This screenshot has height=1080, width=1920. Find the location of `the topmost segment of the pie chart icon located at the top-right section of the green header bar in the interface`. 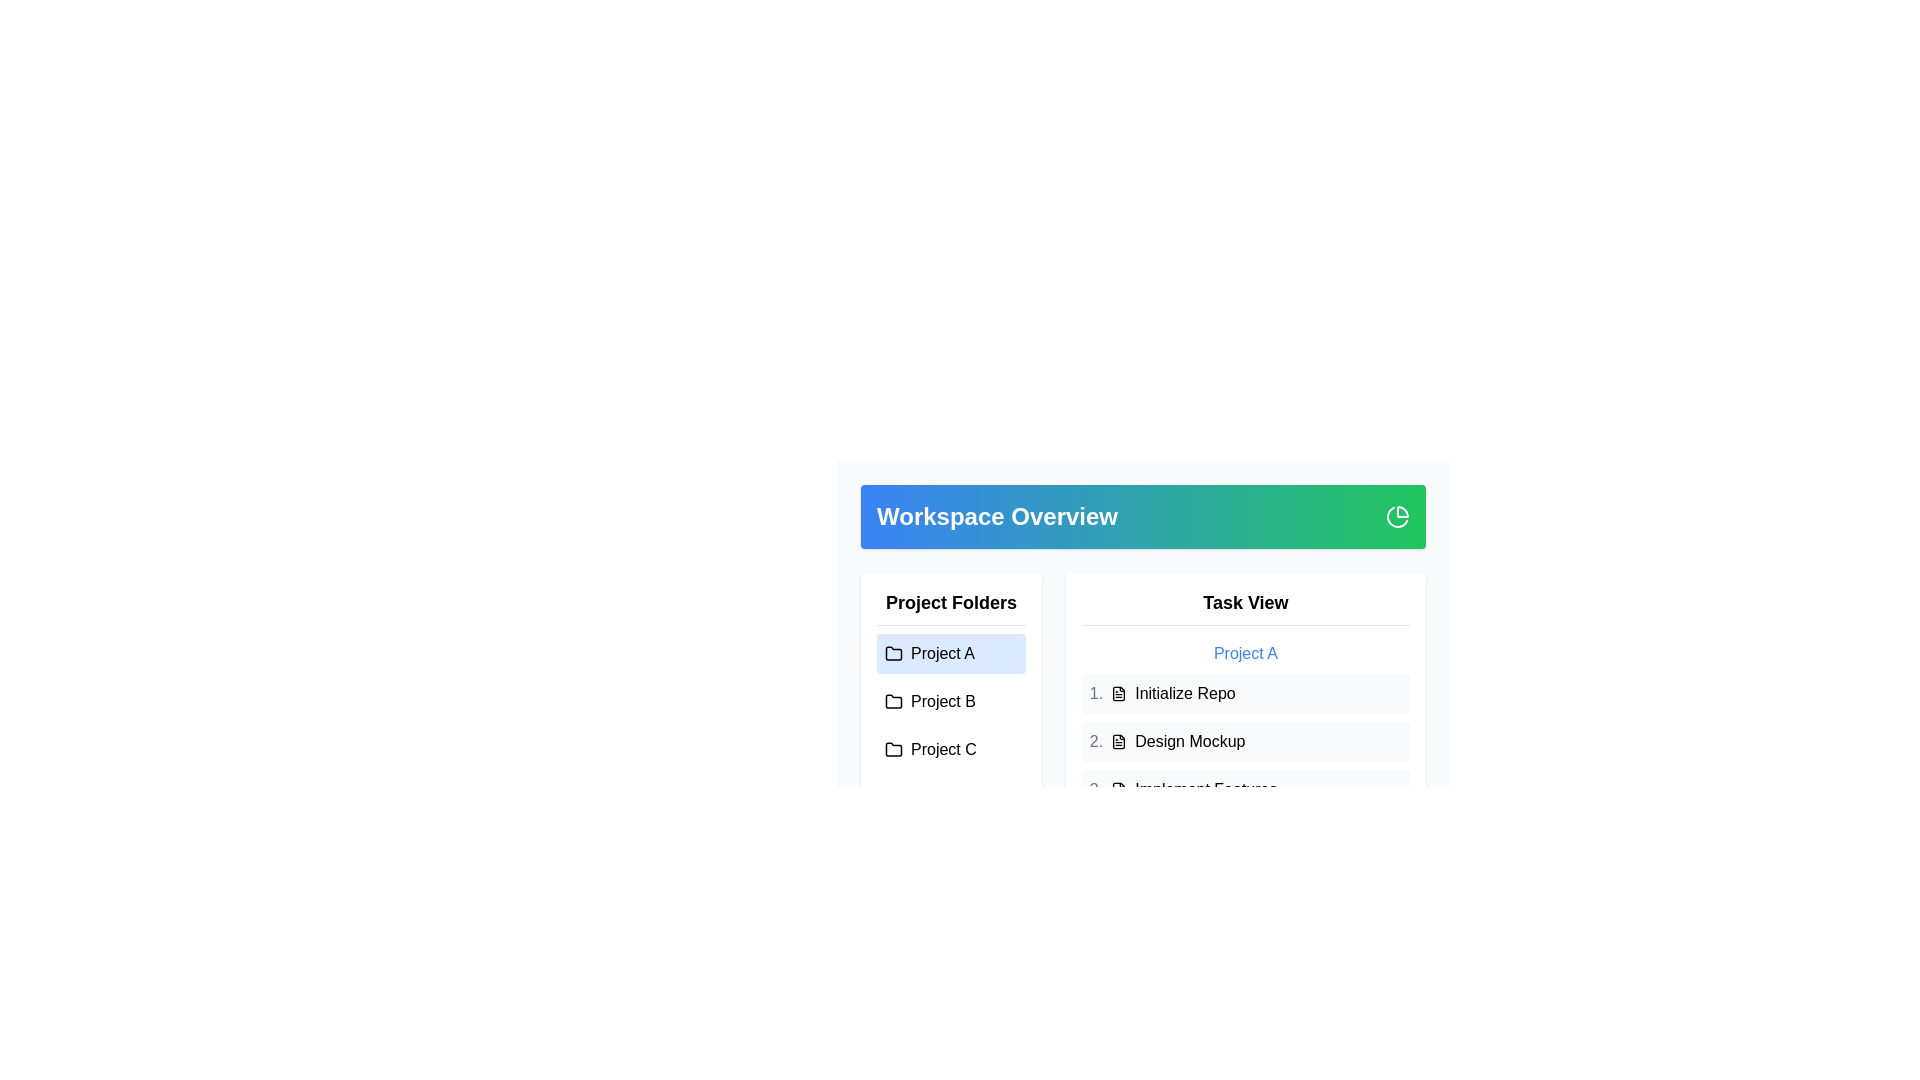

the topmost segment of the pie chart icon located at the top-right section of the green header bar in the interface is located at coordinates (1401, 511).